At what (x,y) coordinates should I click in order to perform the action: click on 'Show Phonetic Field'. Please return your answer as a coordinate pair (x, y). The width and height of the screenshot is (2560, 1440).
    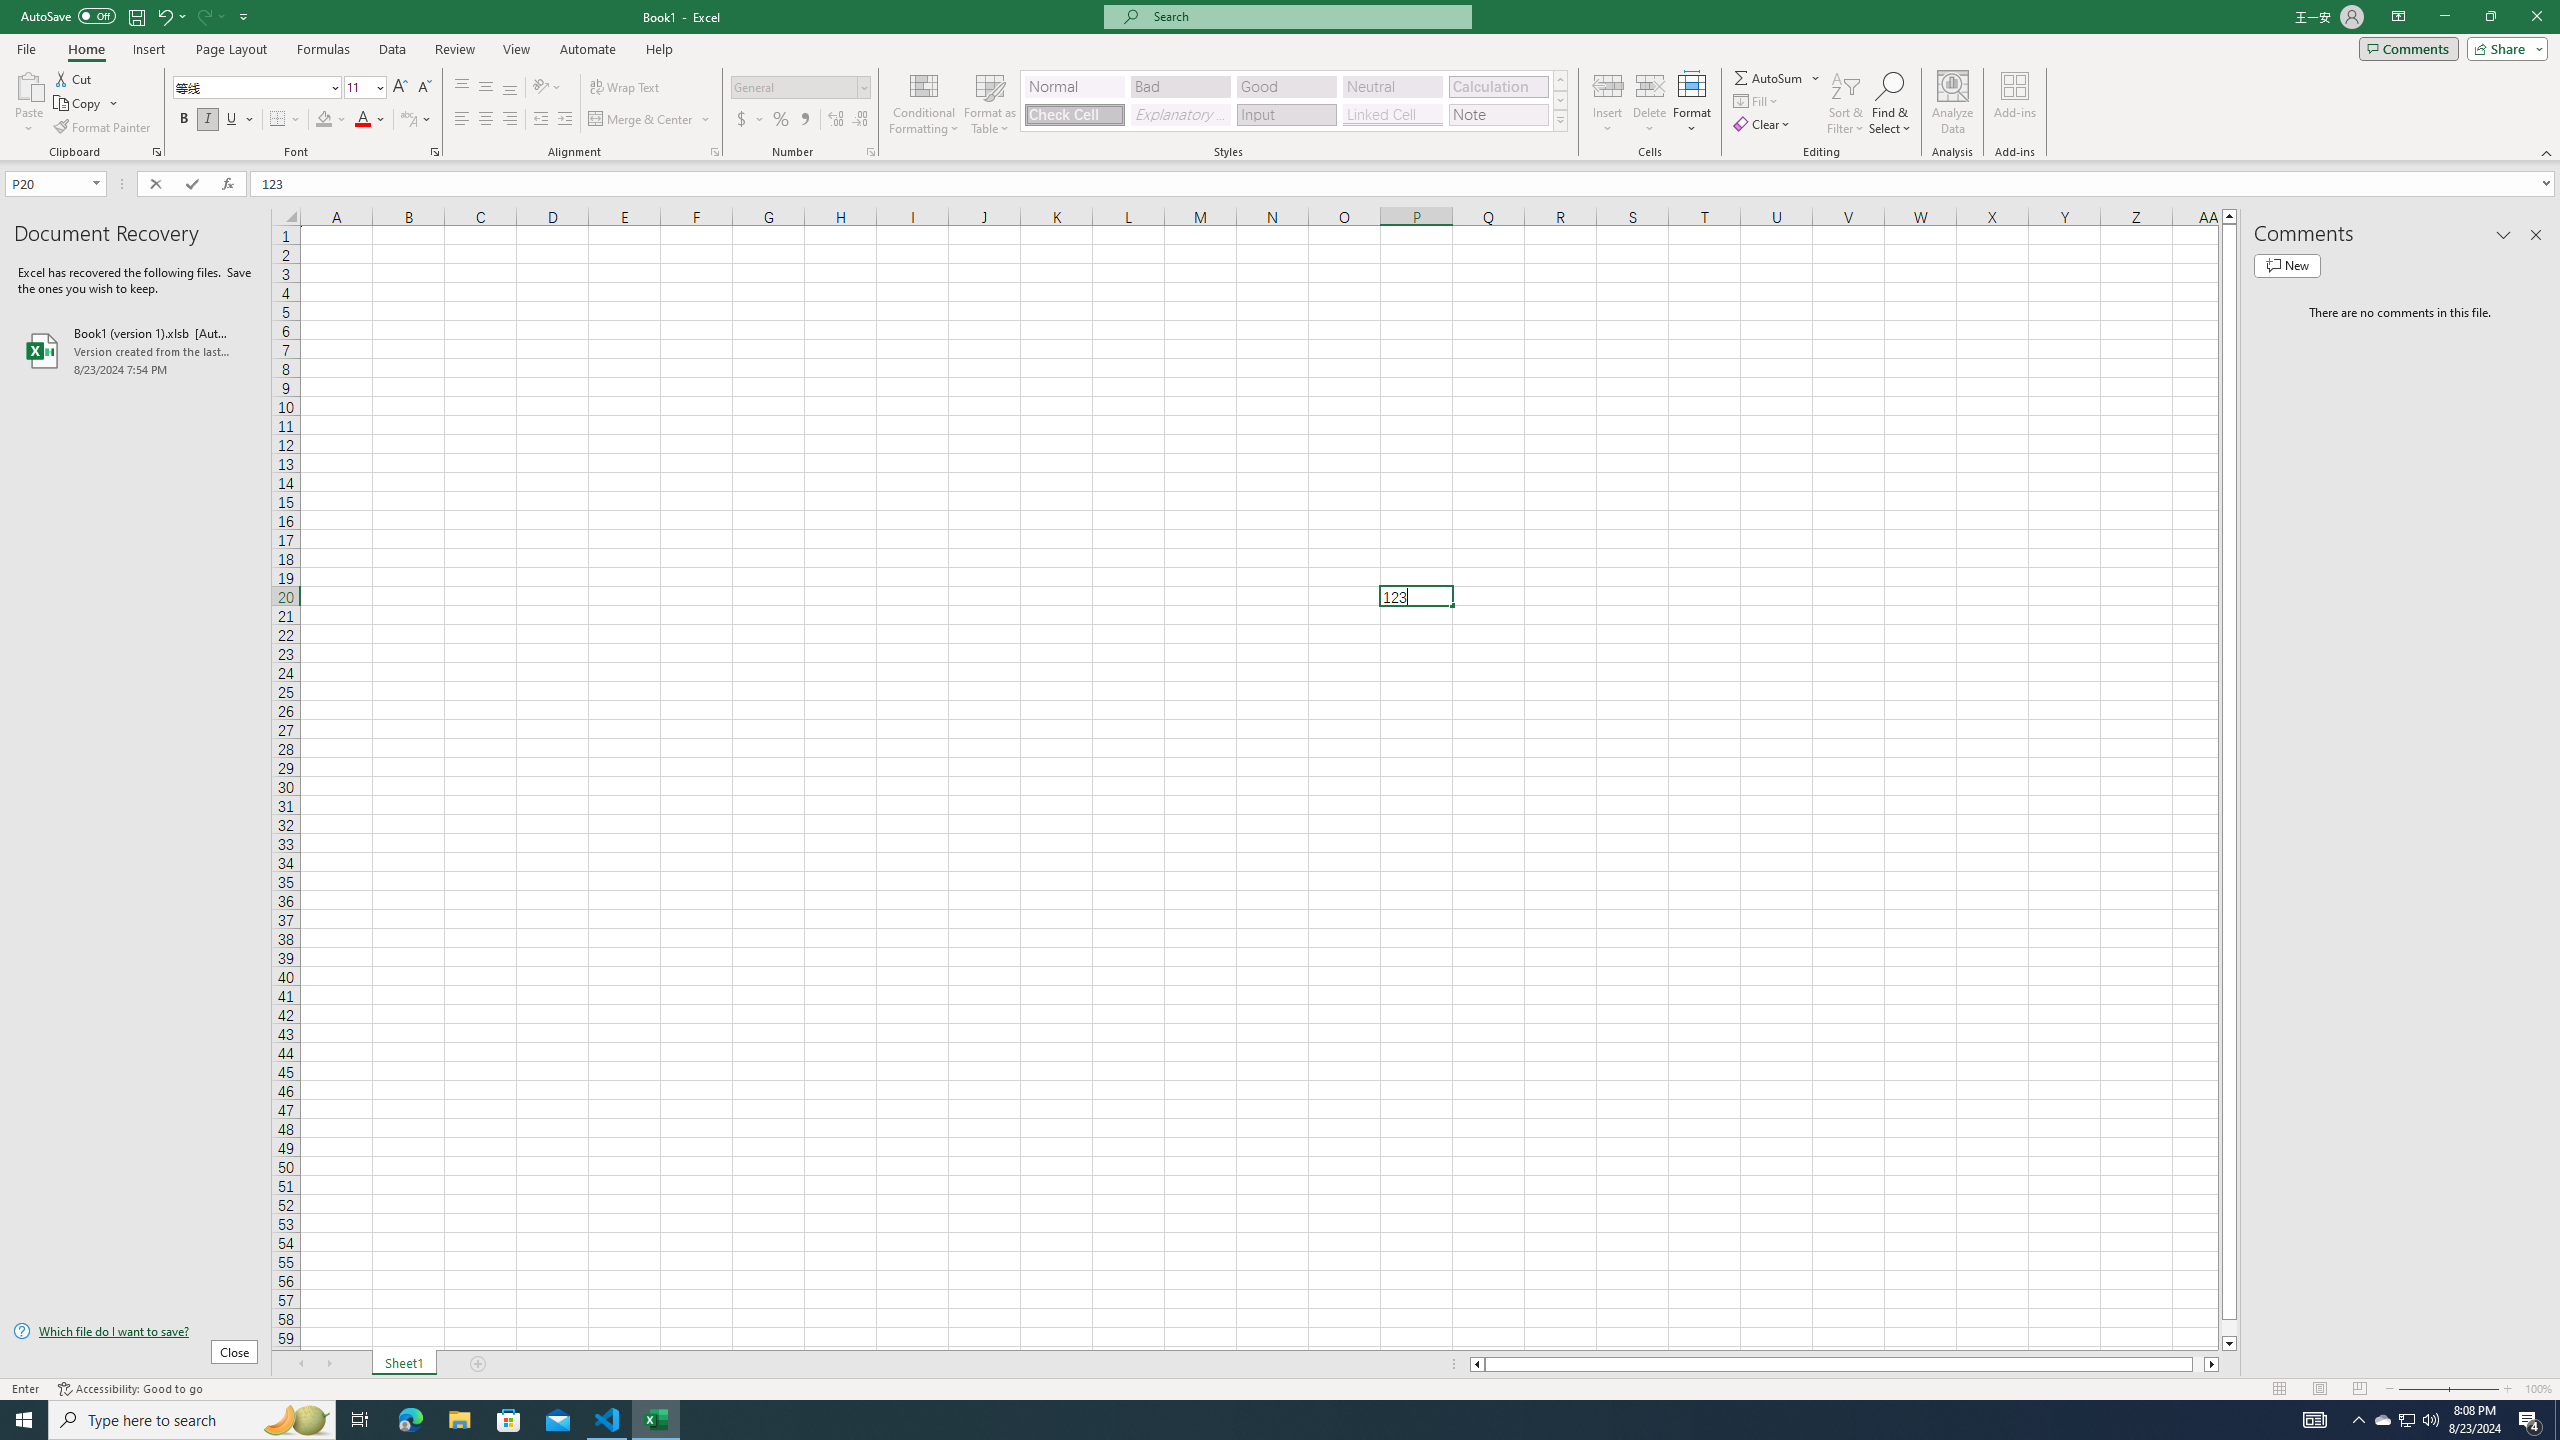
    Looking at the image, I should click on (407, 118).